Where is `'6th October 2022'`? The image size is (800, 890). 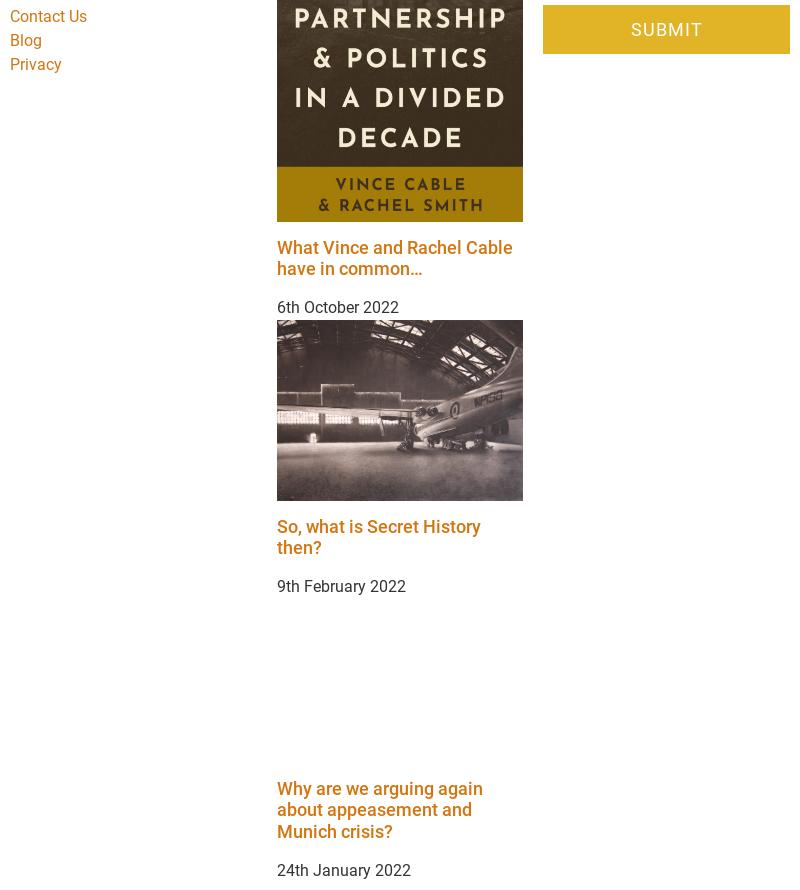 '6th October 2022' is located at coordinates (337, 306).